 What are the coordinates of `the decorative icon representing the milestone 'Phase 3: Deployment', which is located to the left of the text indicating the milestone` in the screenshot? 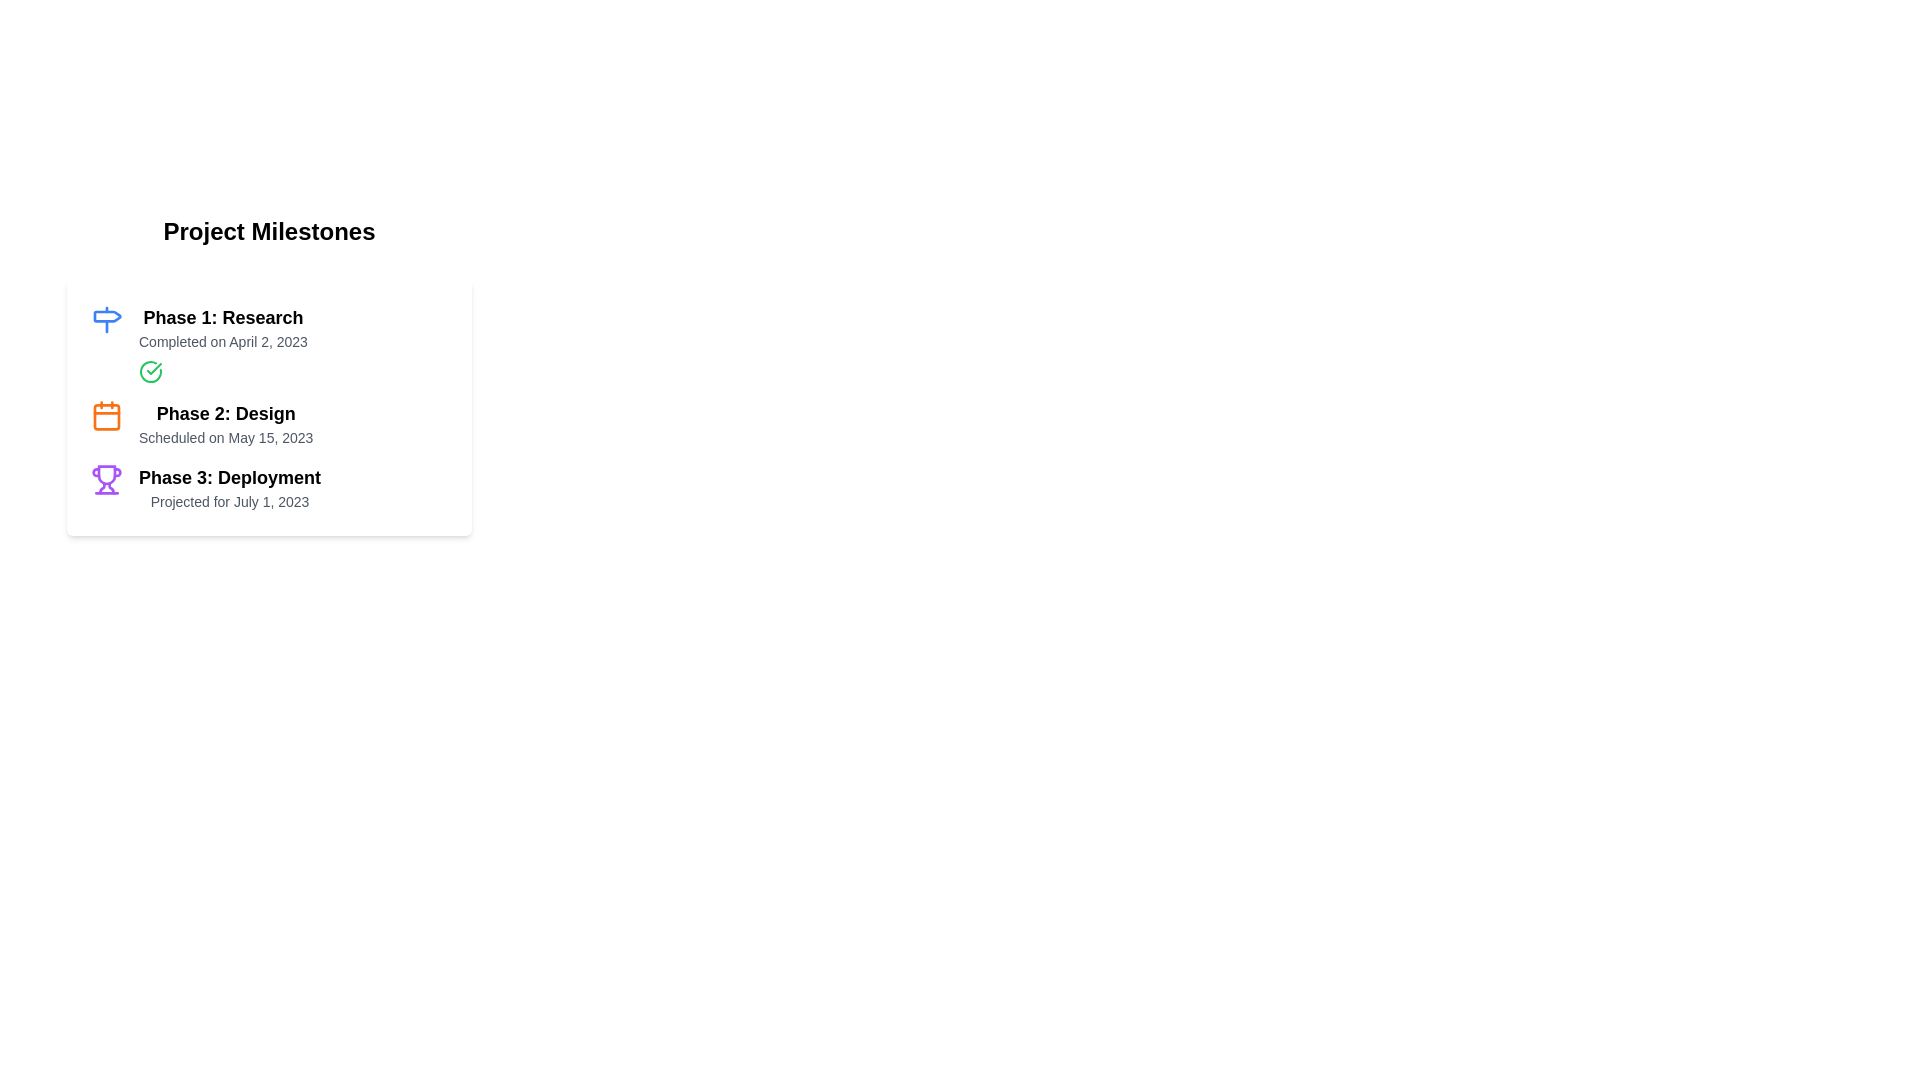 It's located at (105, 479).